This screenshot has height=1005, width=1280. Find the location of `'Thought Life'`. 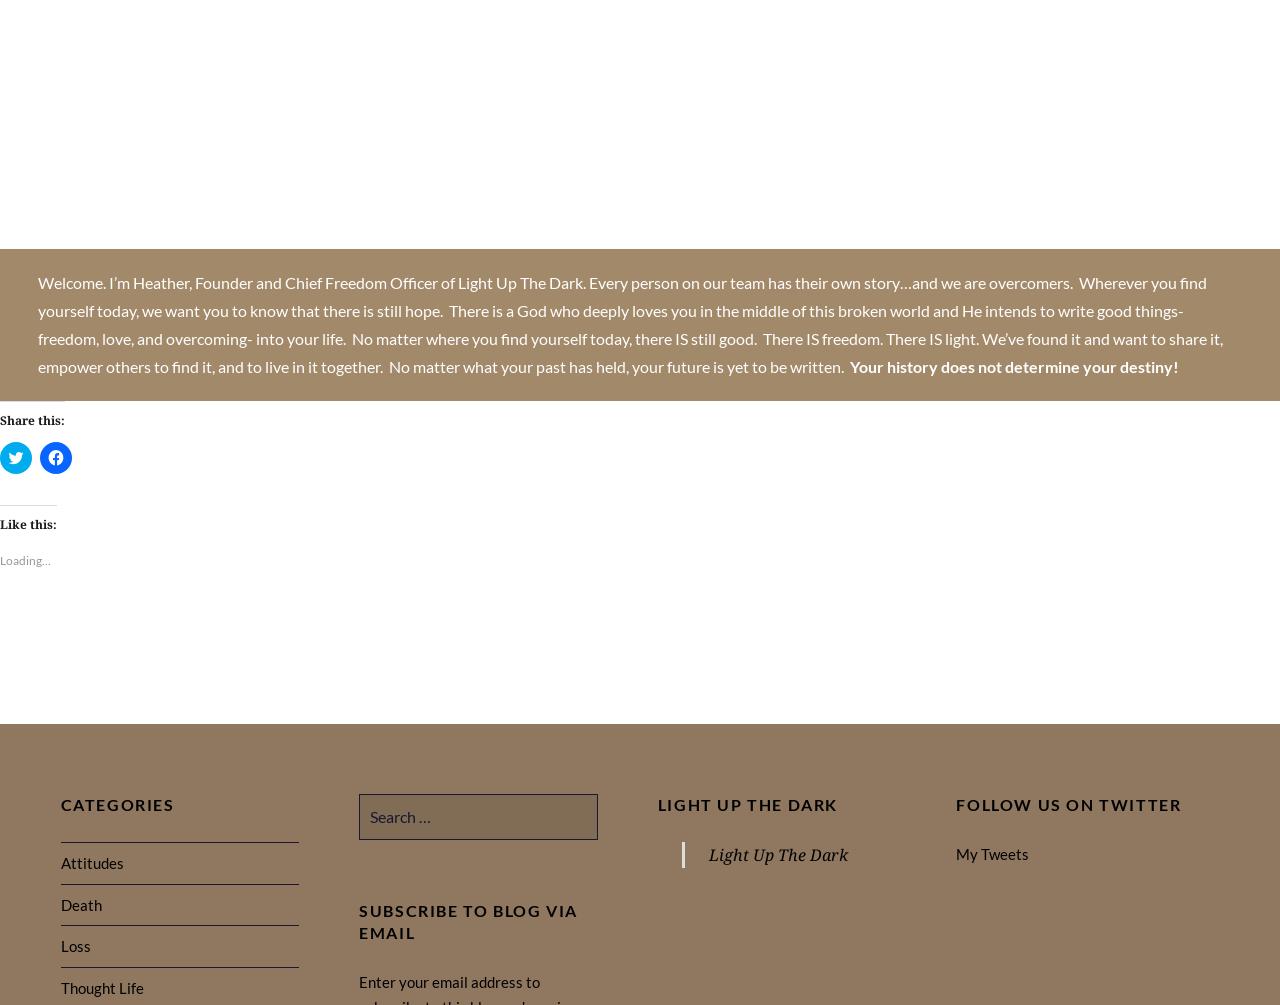

'Thought Life' is located at coordinates (100, 987).